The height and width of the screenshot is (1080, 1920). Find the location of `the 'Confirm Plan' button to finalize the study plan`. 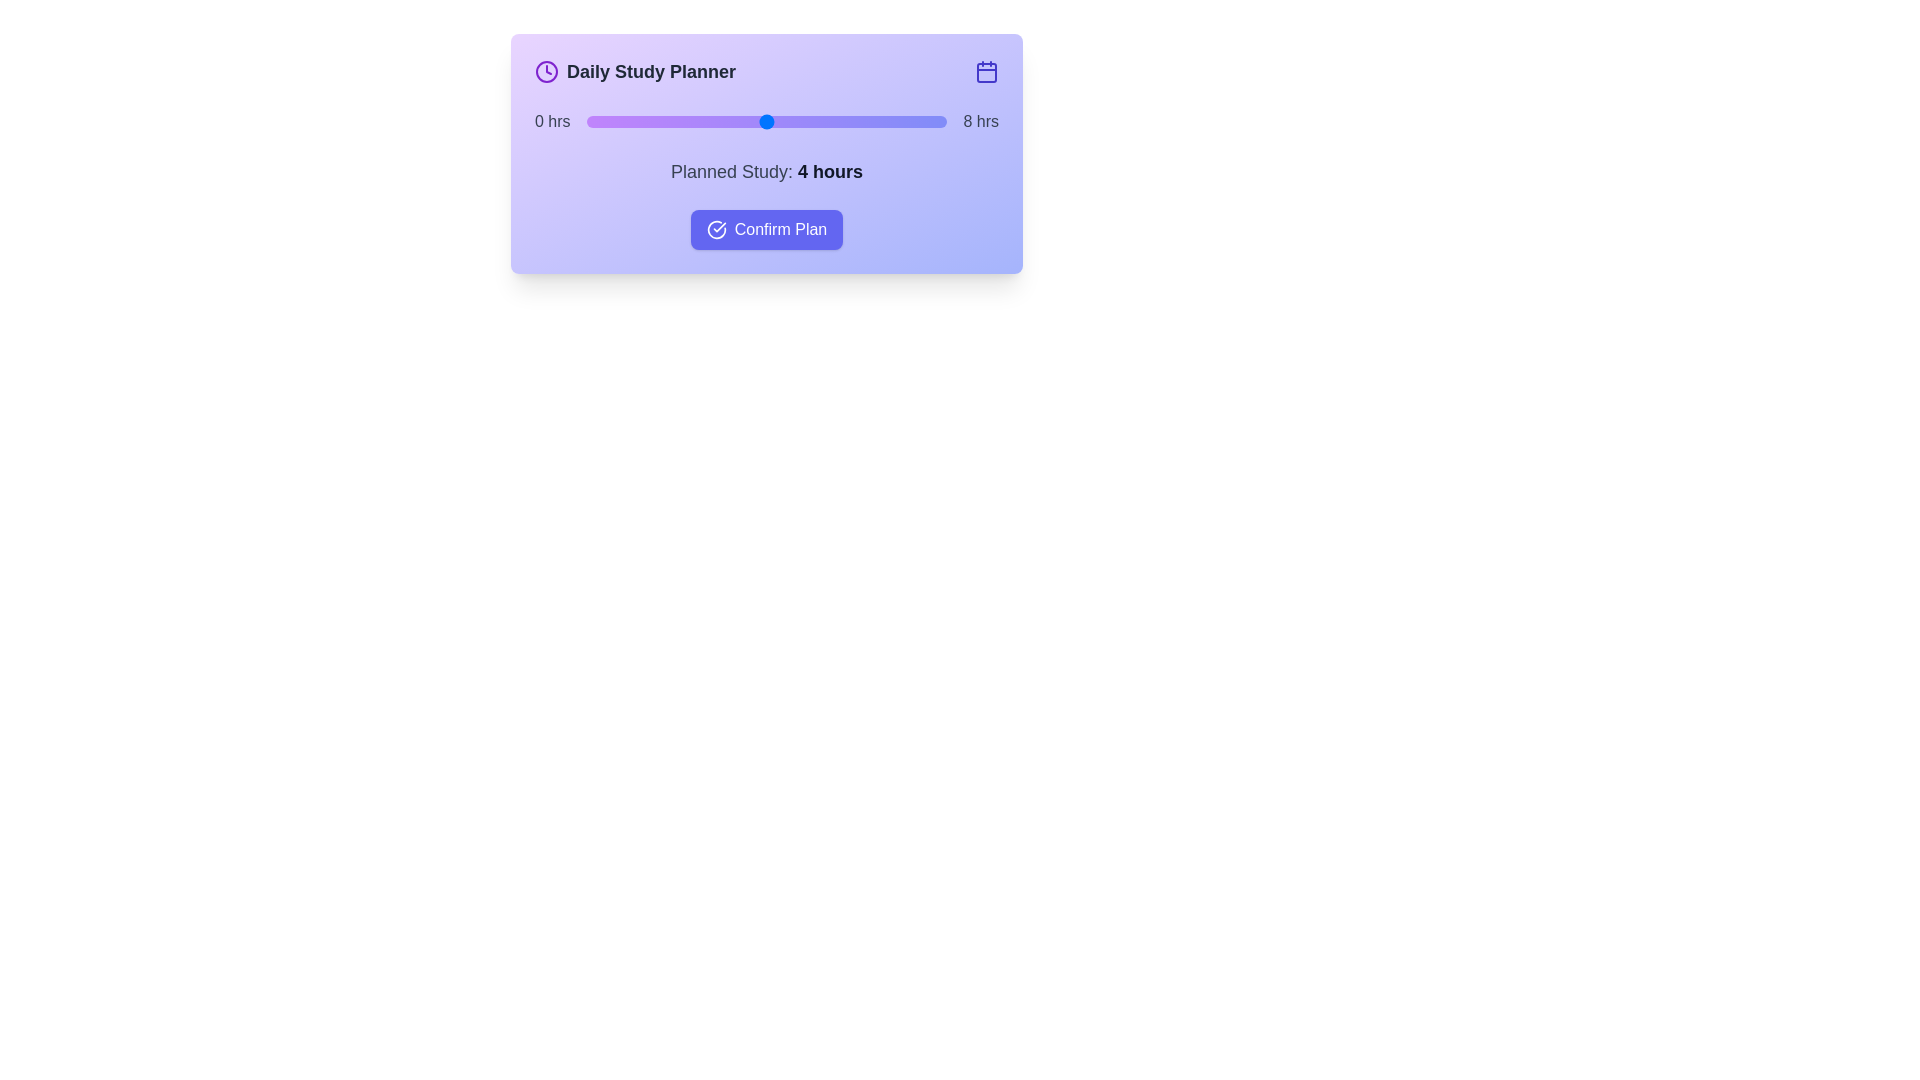

the 'Confirm Plan' button to finalize the study plan is located at coordinates (766, 229).